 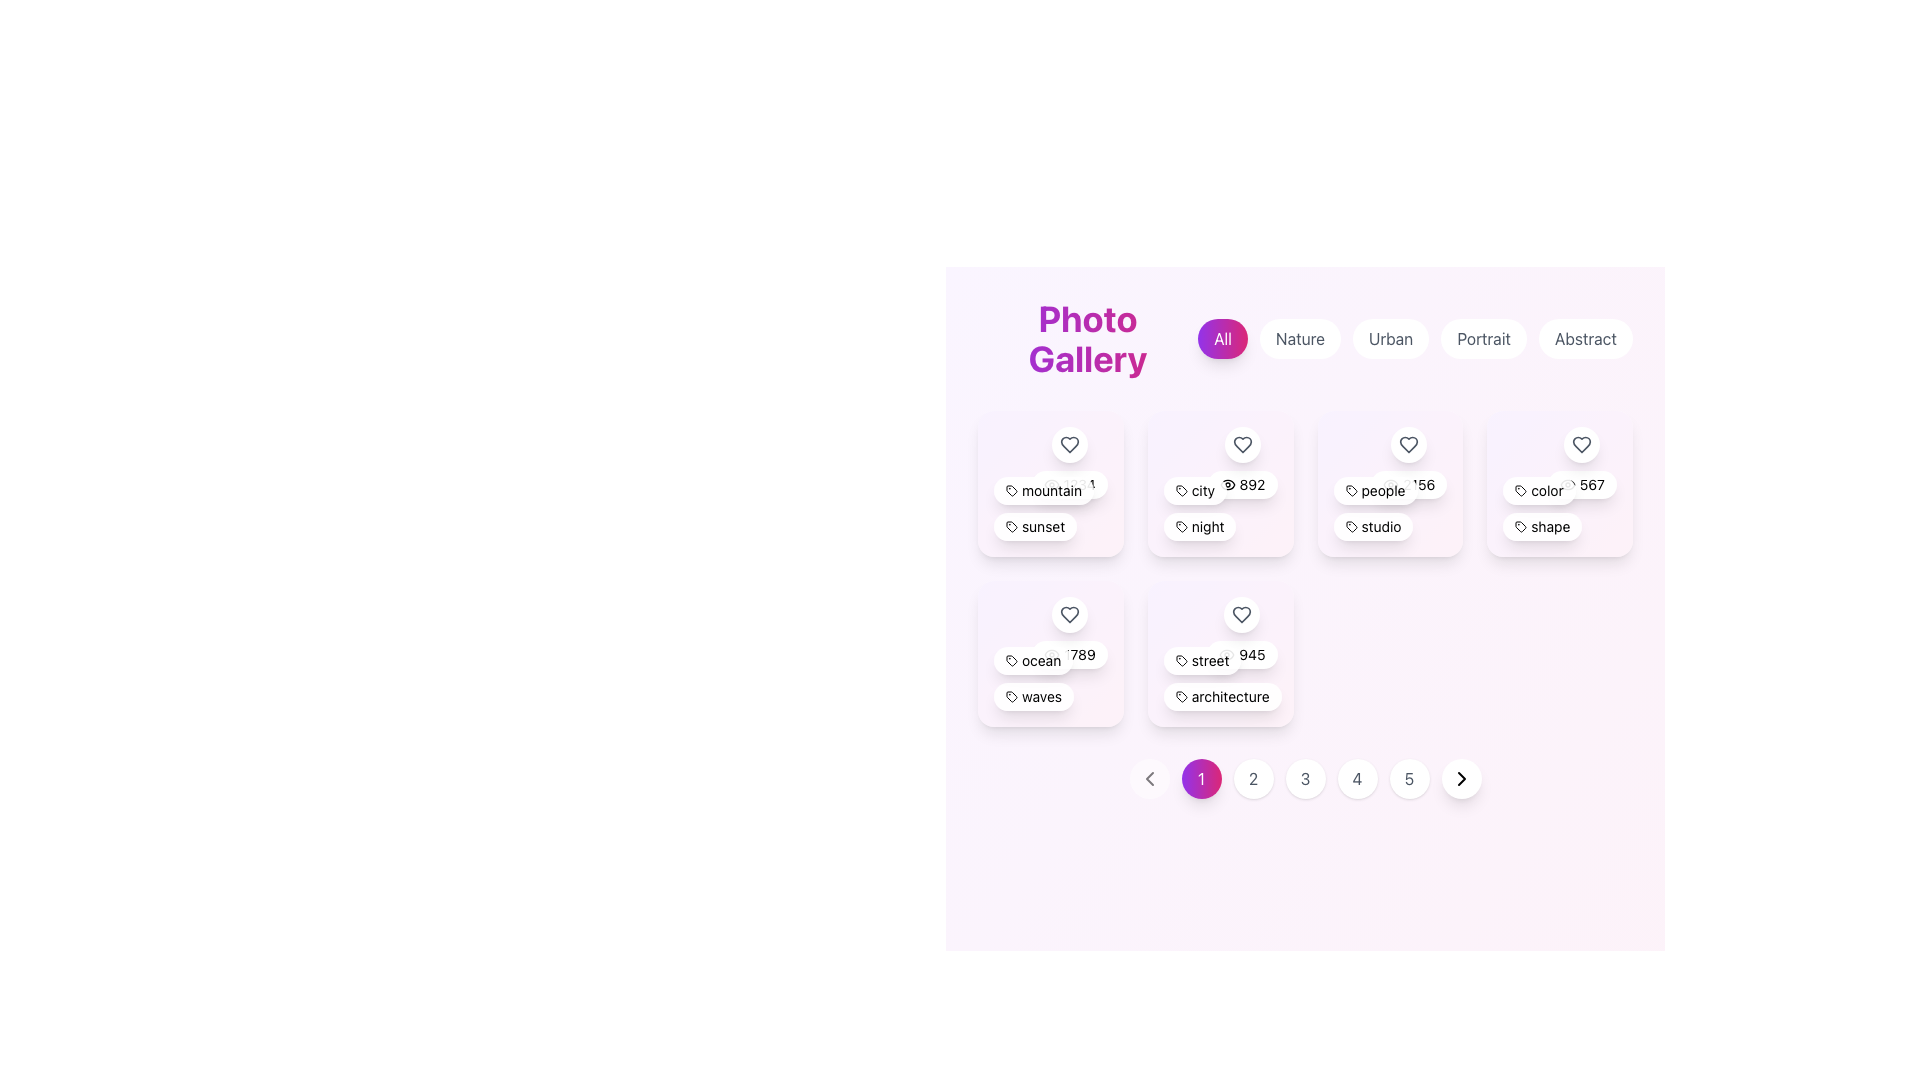 What do you see at coordinates (1581, 443) in the screenshot?
I see `the favorite or like icon button located in the top-right corner of the fourth card in the first row of the grid layout` at bounding box center [1581, 443].